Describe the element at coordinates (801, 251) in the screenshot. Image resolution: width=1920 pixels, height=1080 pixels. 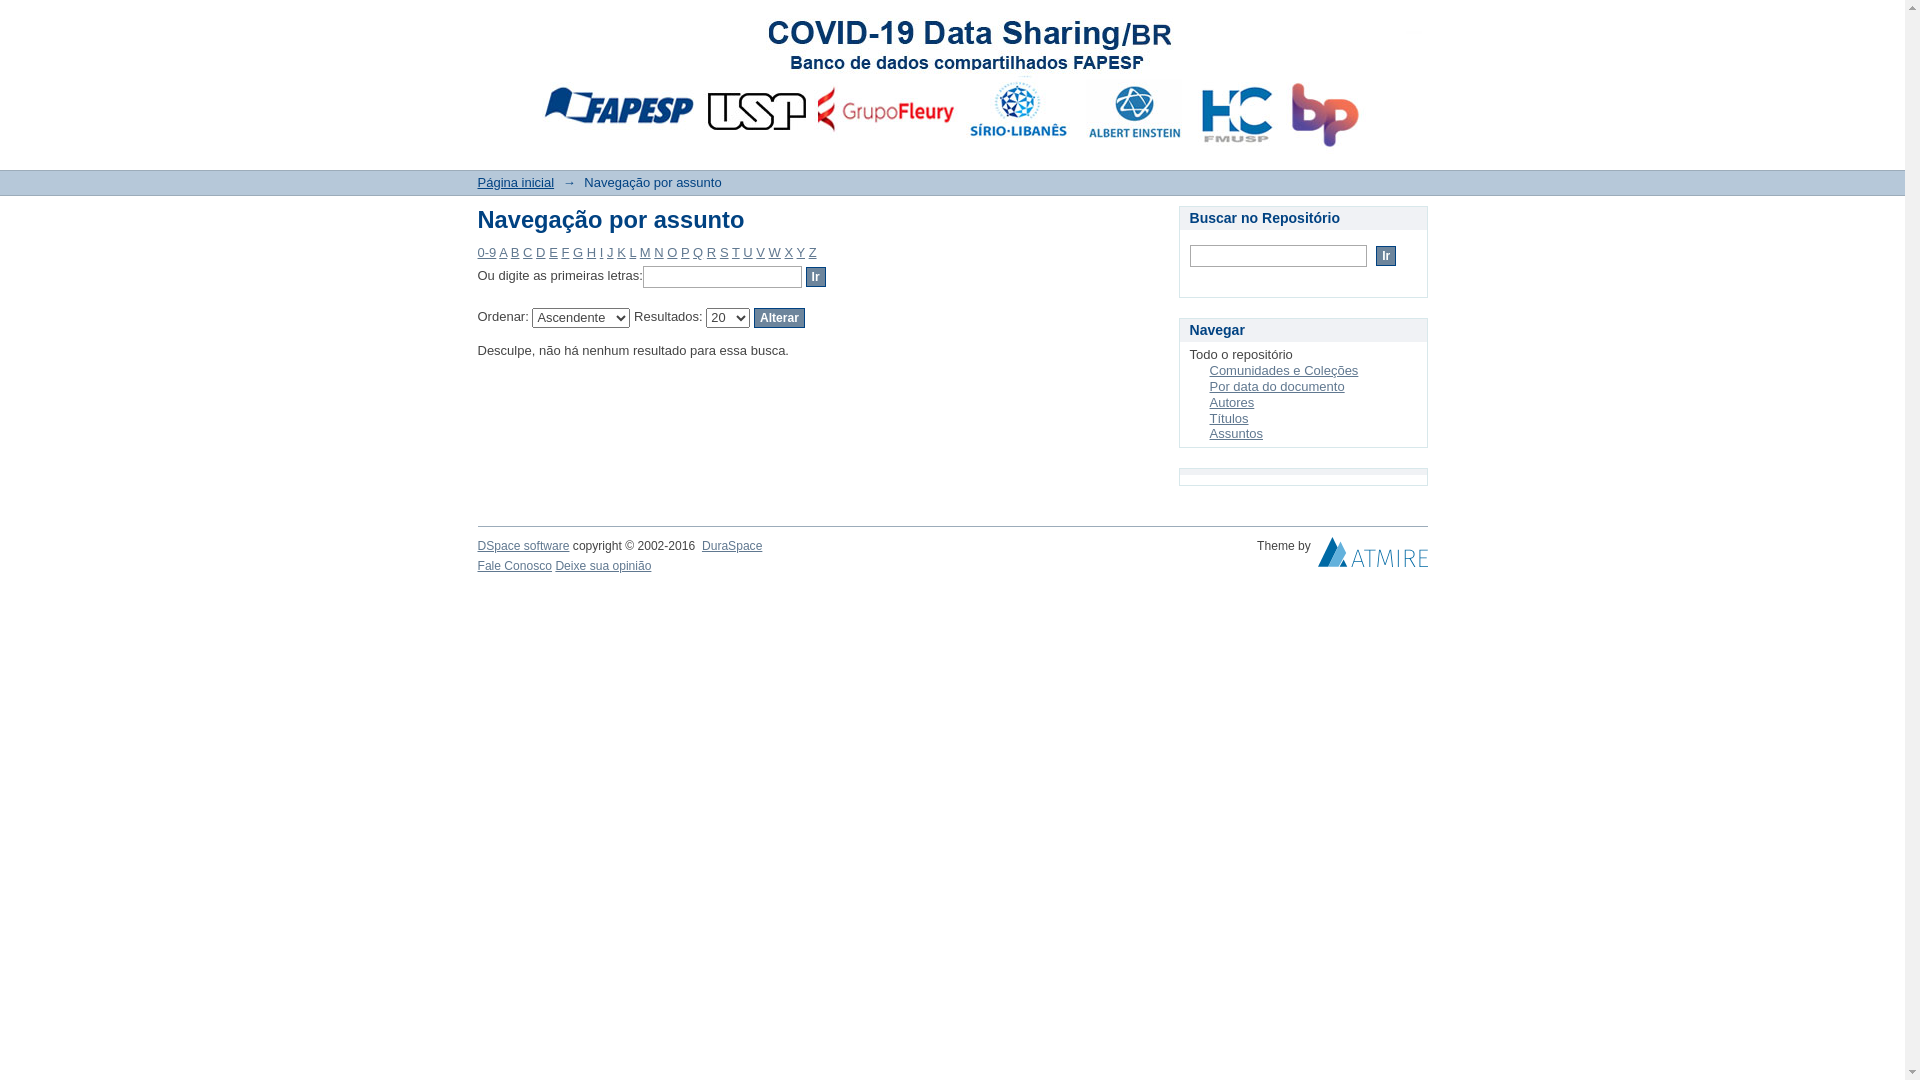
I see `'Y'` at that location.